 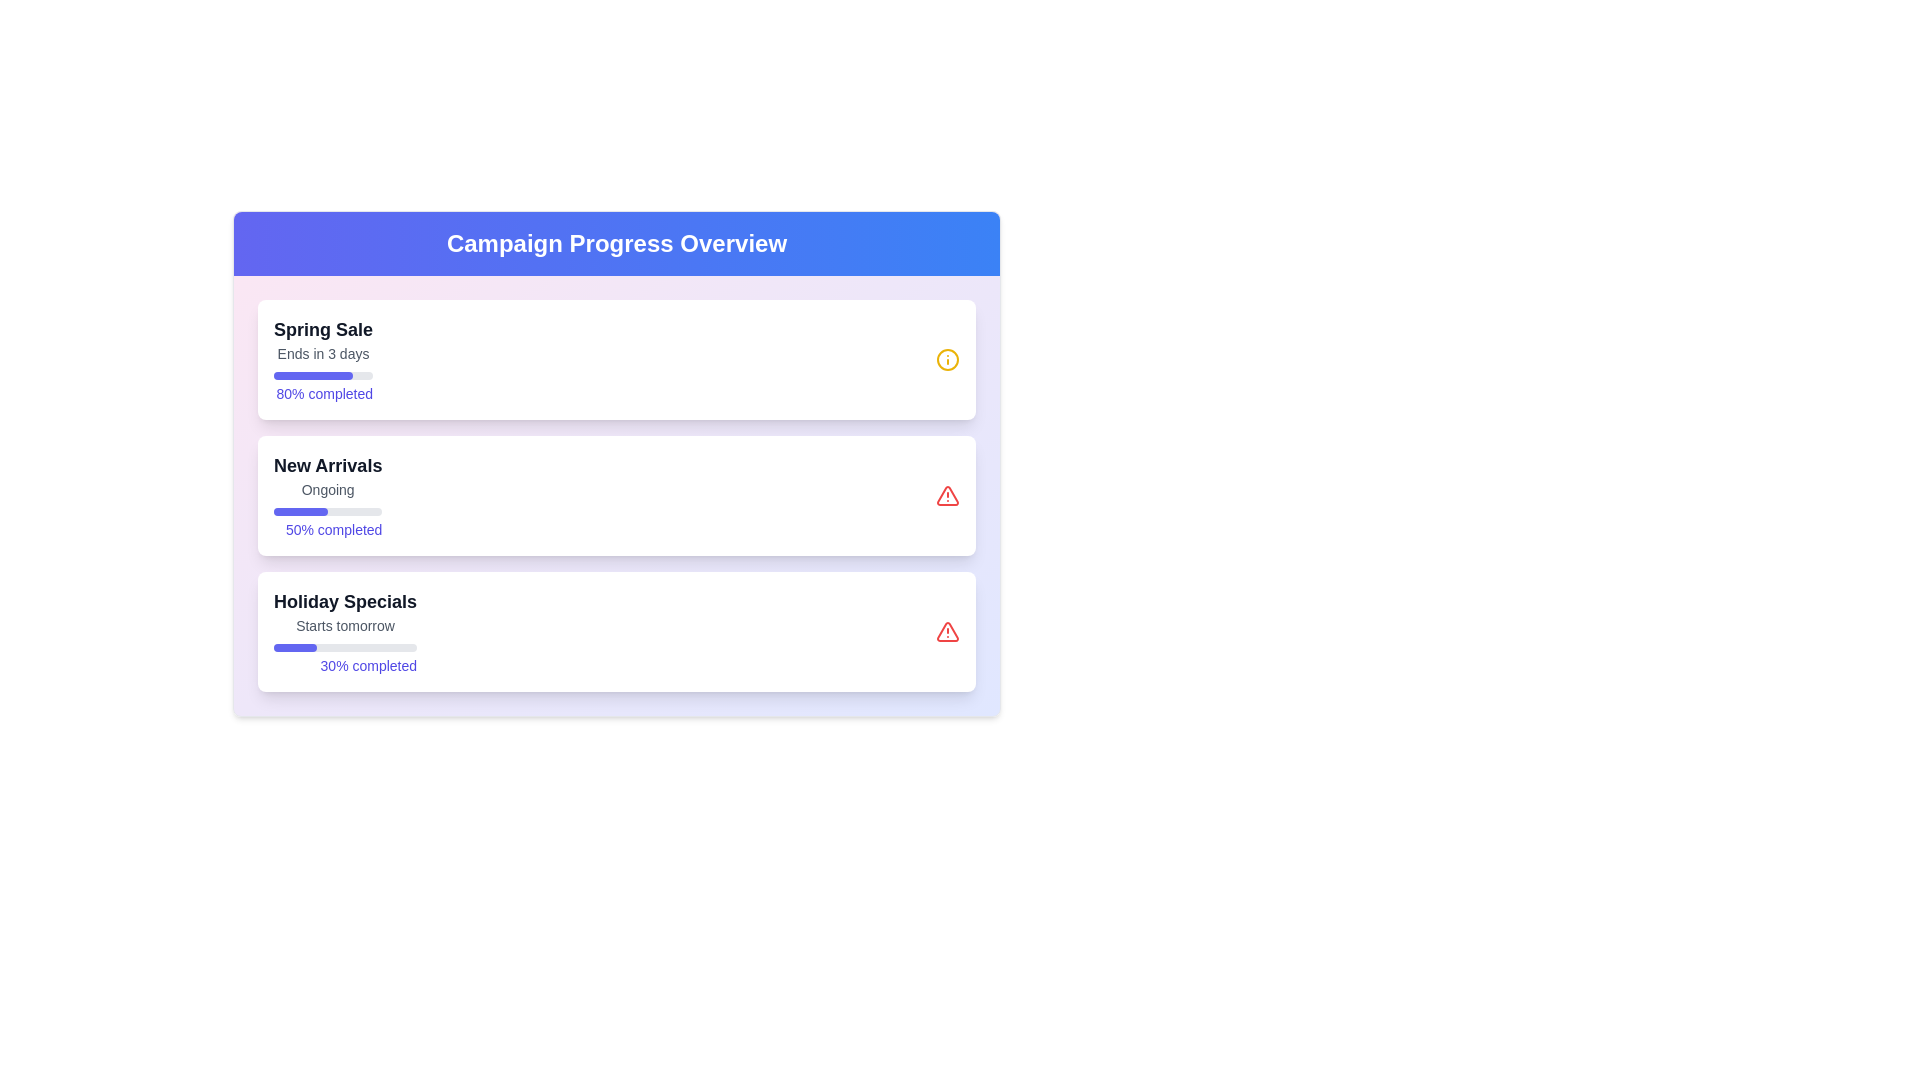 I want to click on the alert icon indicating new arrivals, located in the top-right area of the new arrivals card, so click(x=947, y=495).